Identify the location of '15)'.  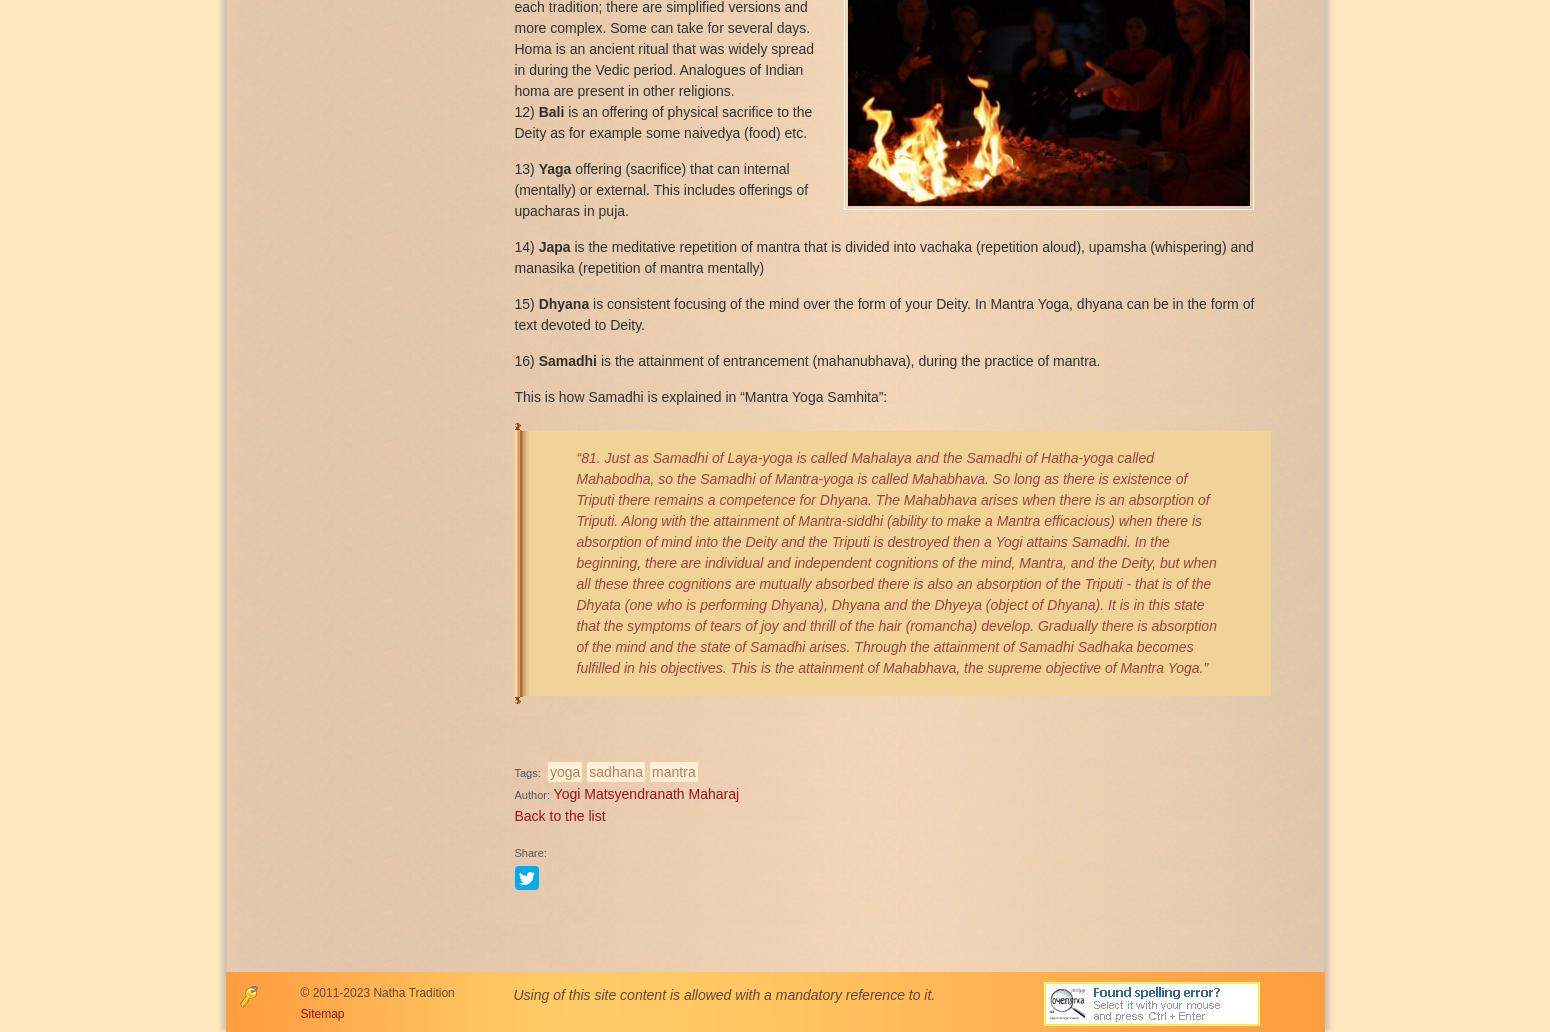
(525, 302).